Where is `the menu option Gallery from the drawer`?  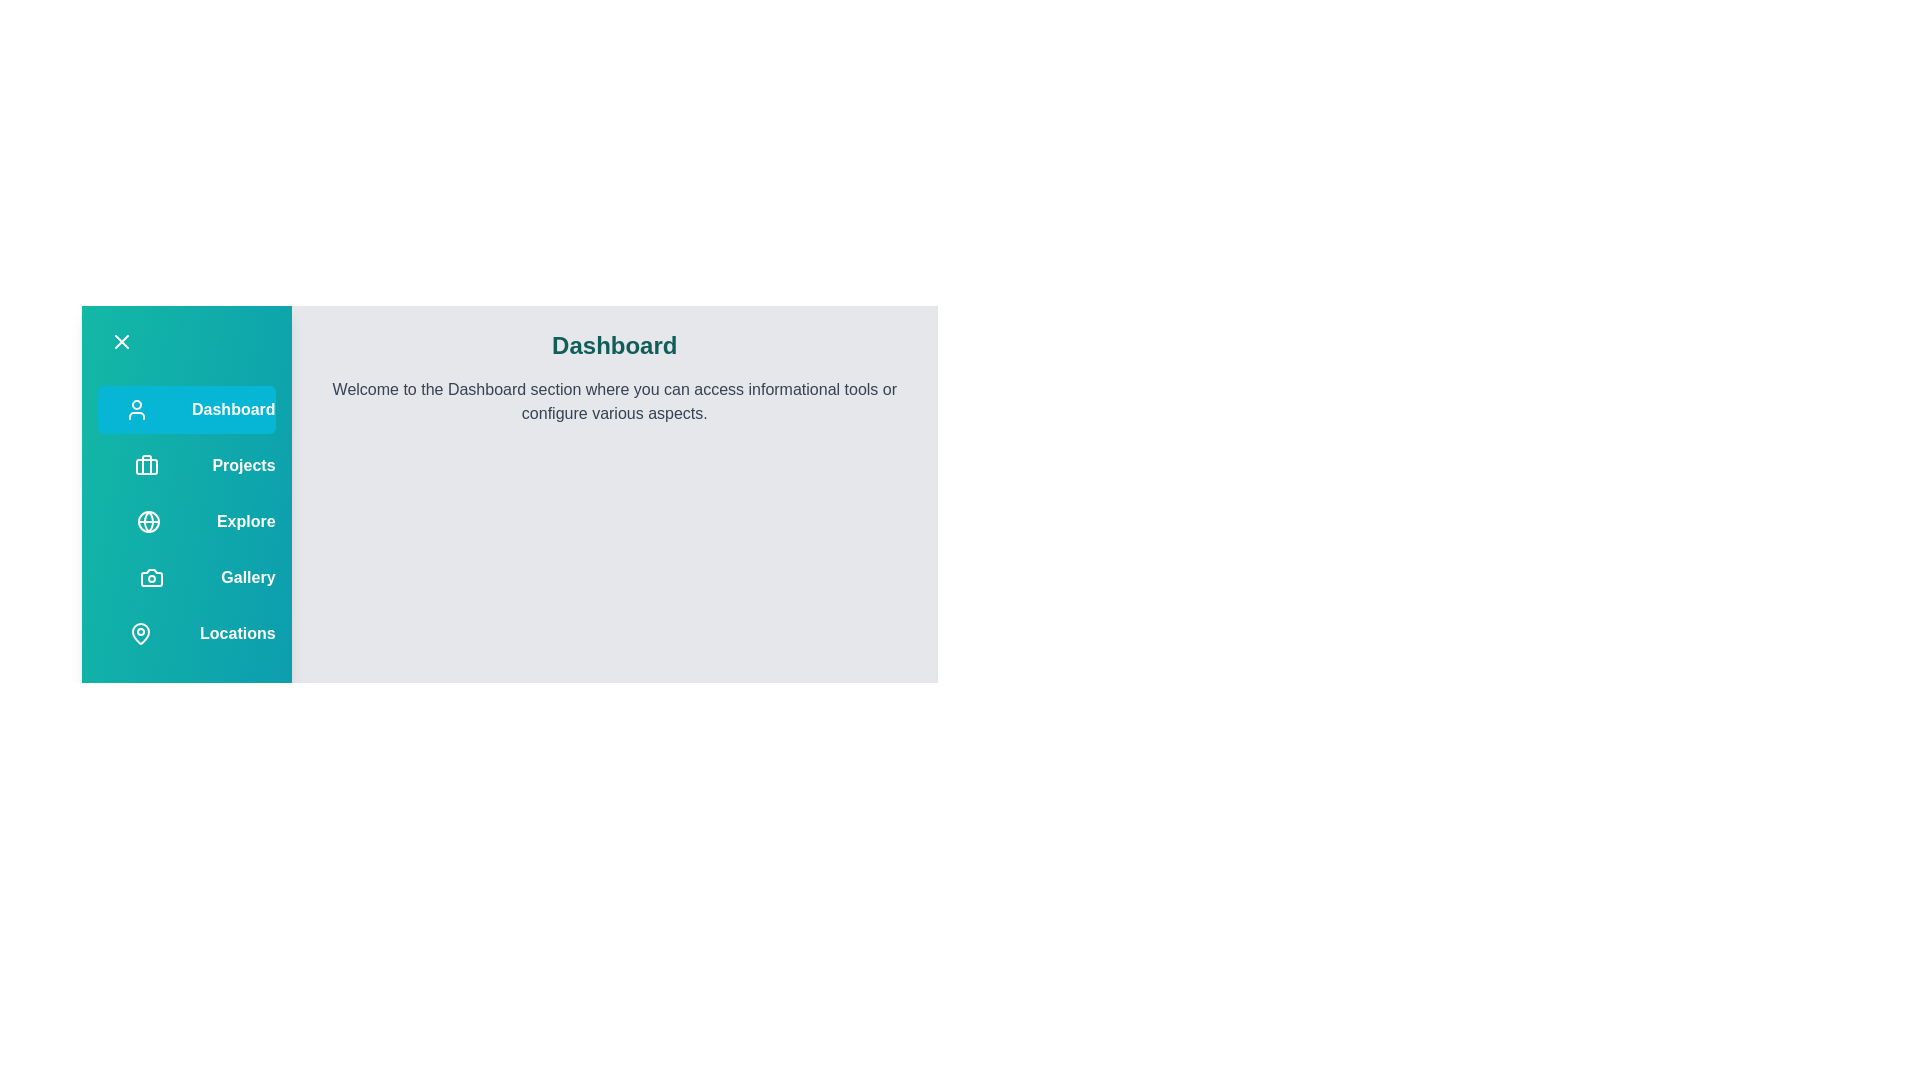 the menu option Gallery from the drawer is located at coordinates (186, 578).